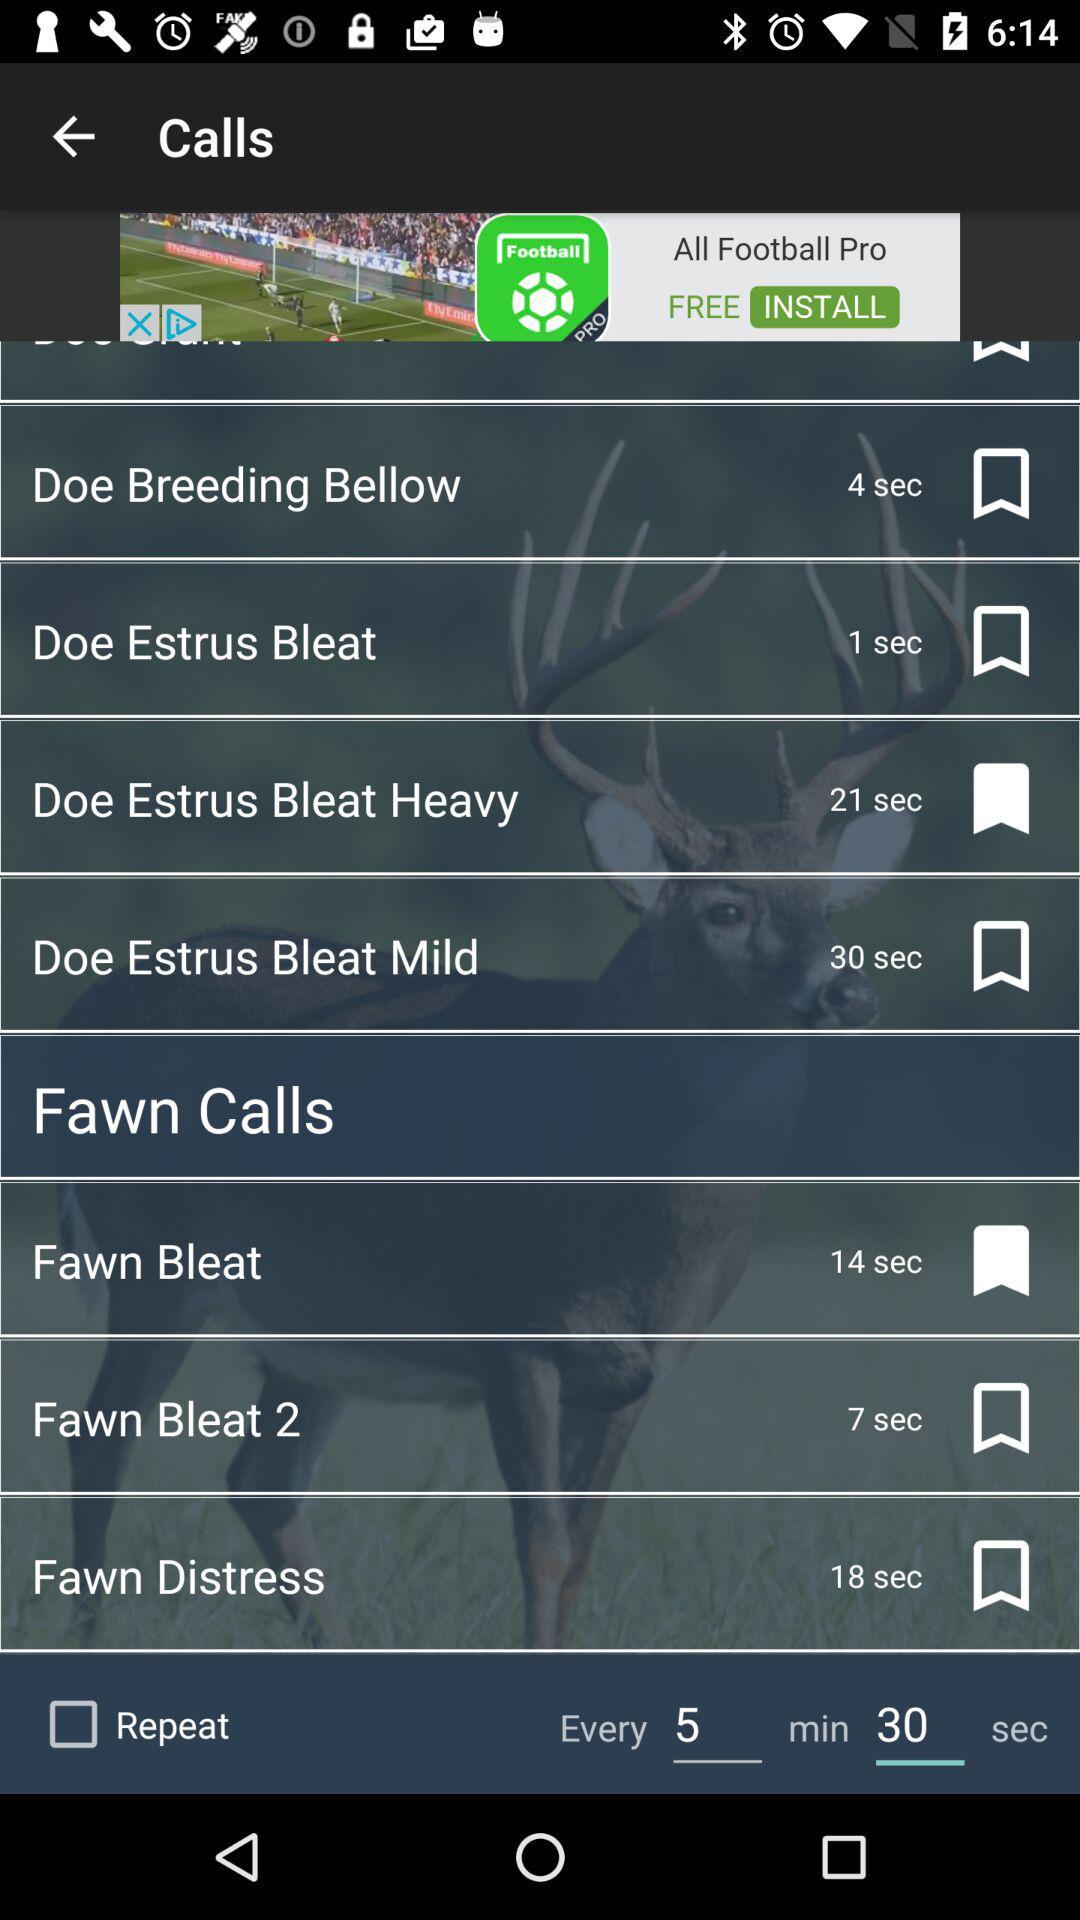 The width and height of the screenshot is (1080, 1920). Describe the element at coordinates (984, 1574) in the screenshot. I see `the bookmark icon` at that location.